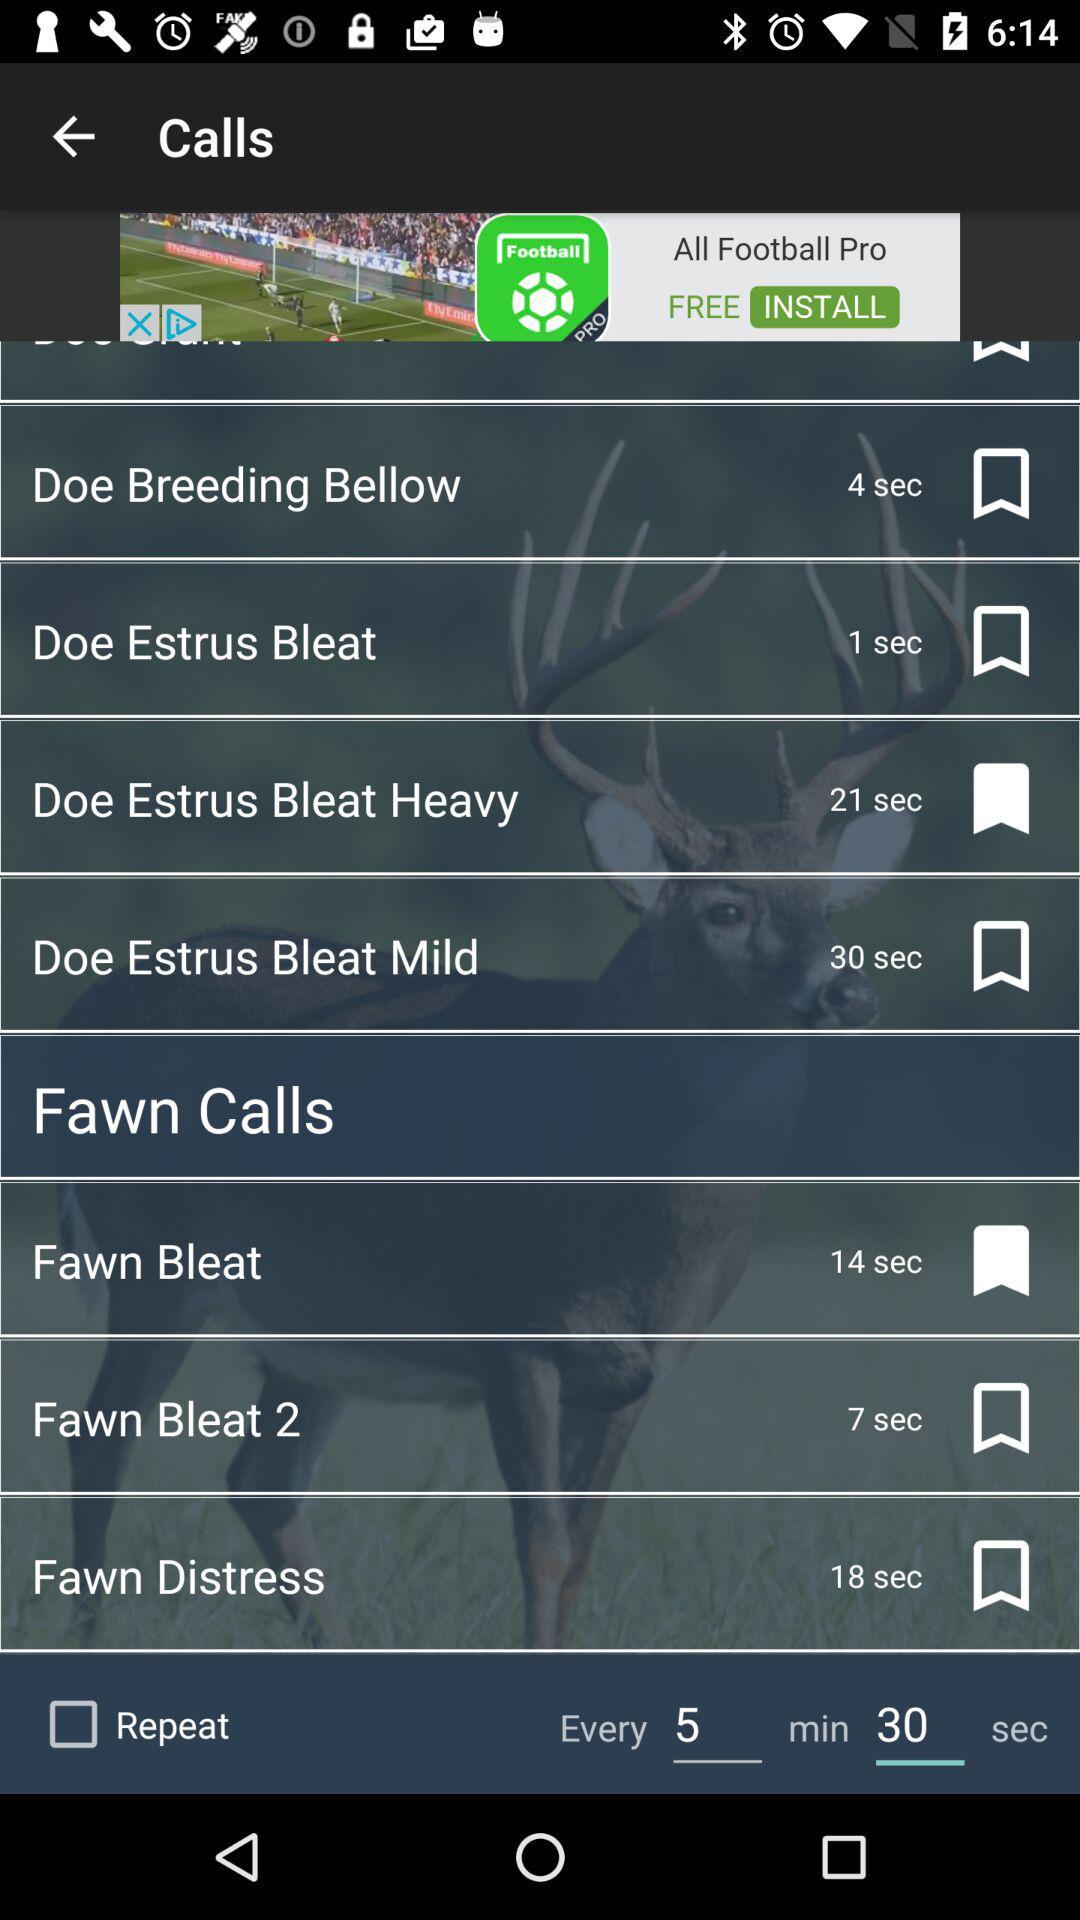 The width and height of the screenshot is (1080, 1920). Describe the element at coordinates (984, 1574) in the screenshot. I see `the bookmark icon` at that location.